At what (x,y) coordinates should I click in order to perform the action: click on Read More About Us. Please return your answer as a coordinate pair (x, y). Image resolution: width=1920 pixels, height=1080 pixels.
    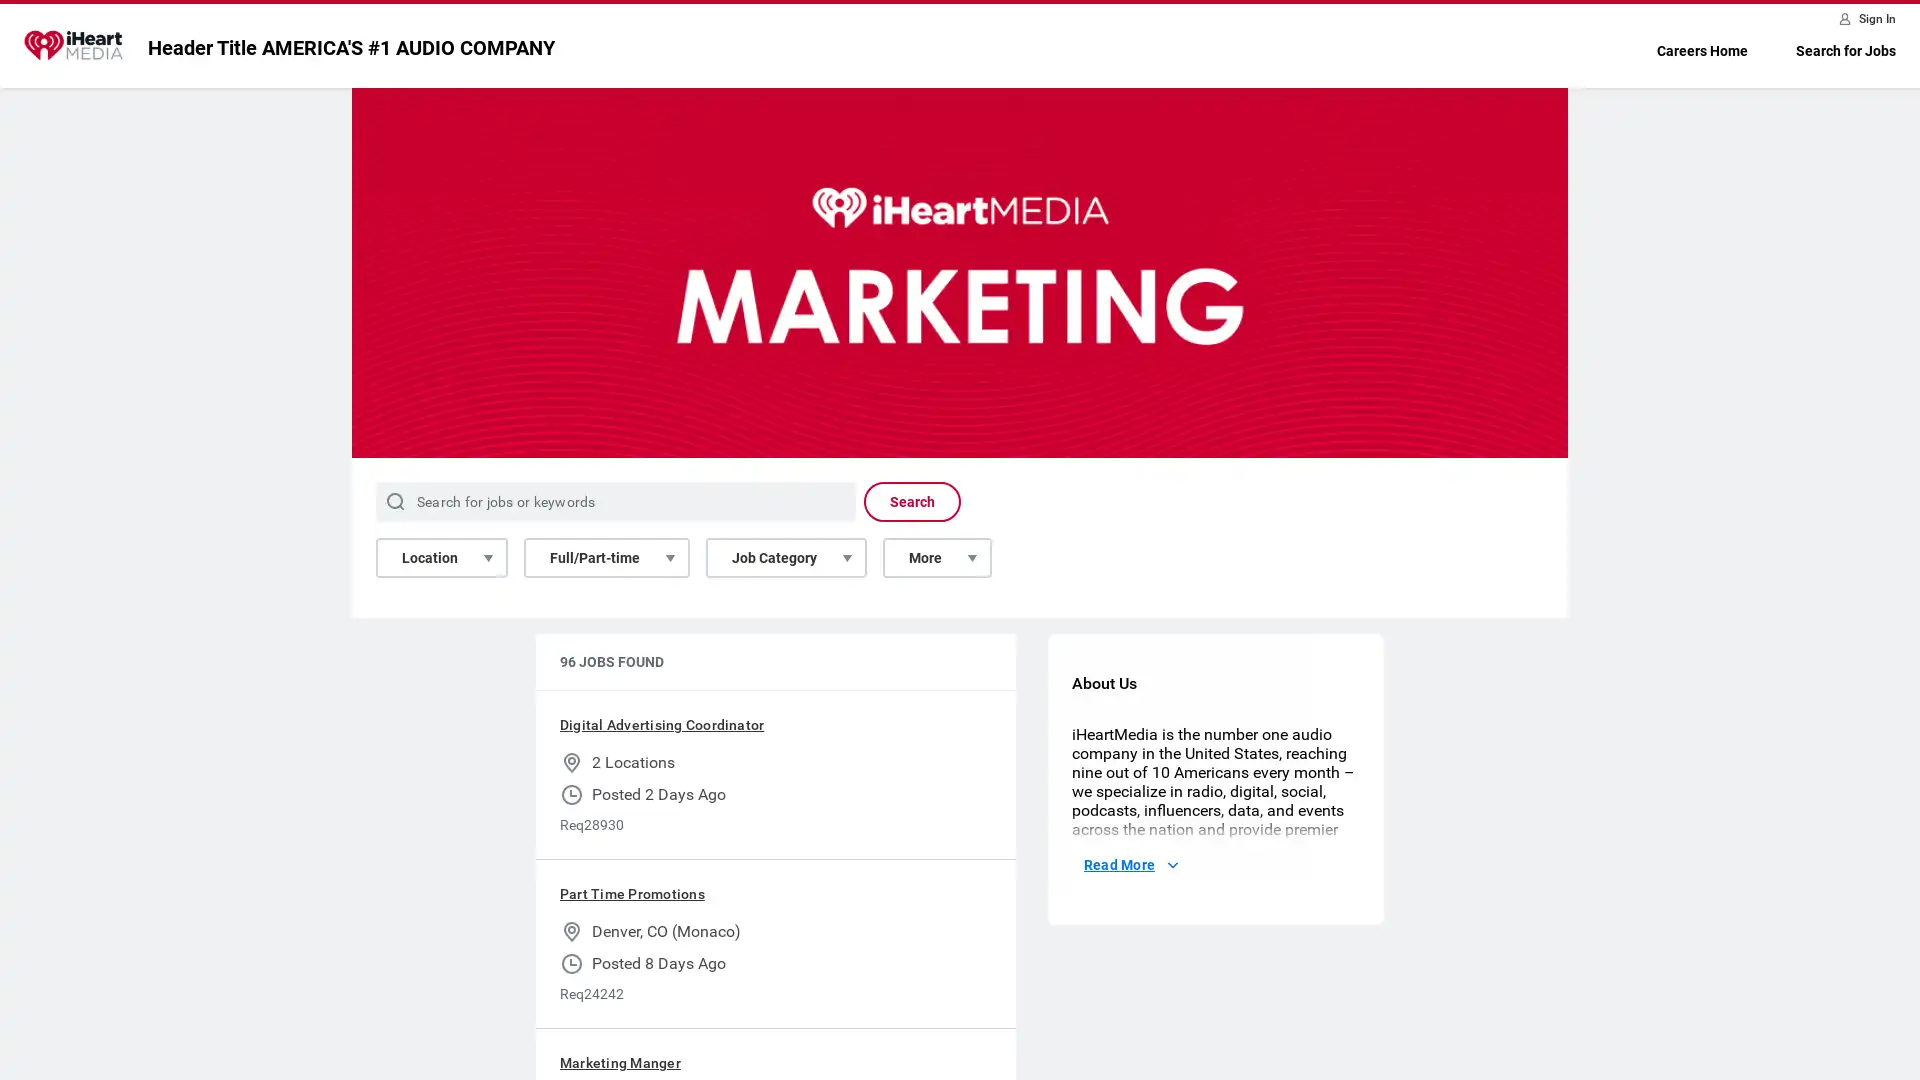
    Looking at the image, I should click on (1129, 1014).